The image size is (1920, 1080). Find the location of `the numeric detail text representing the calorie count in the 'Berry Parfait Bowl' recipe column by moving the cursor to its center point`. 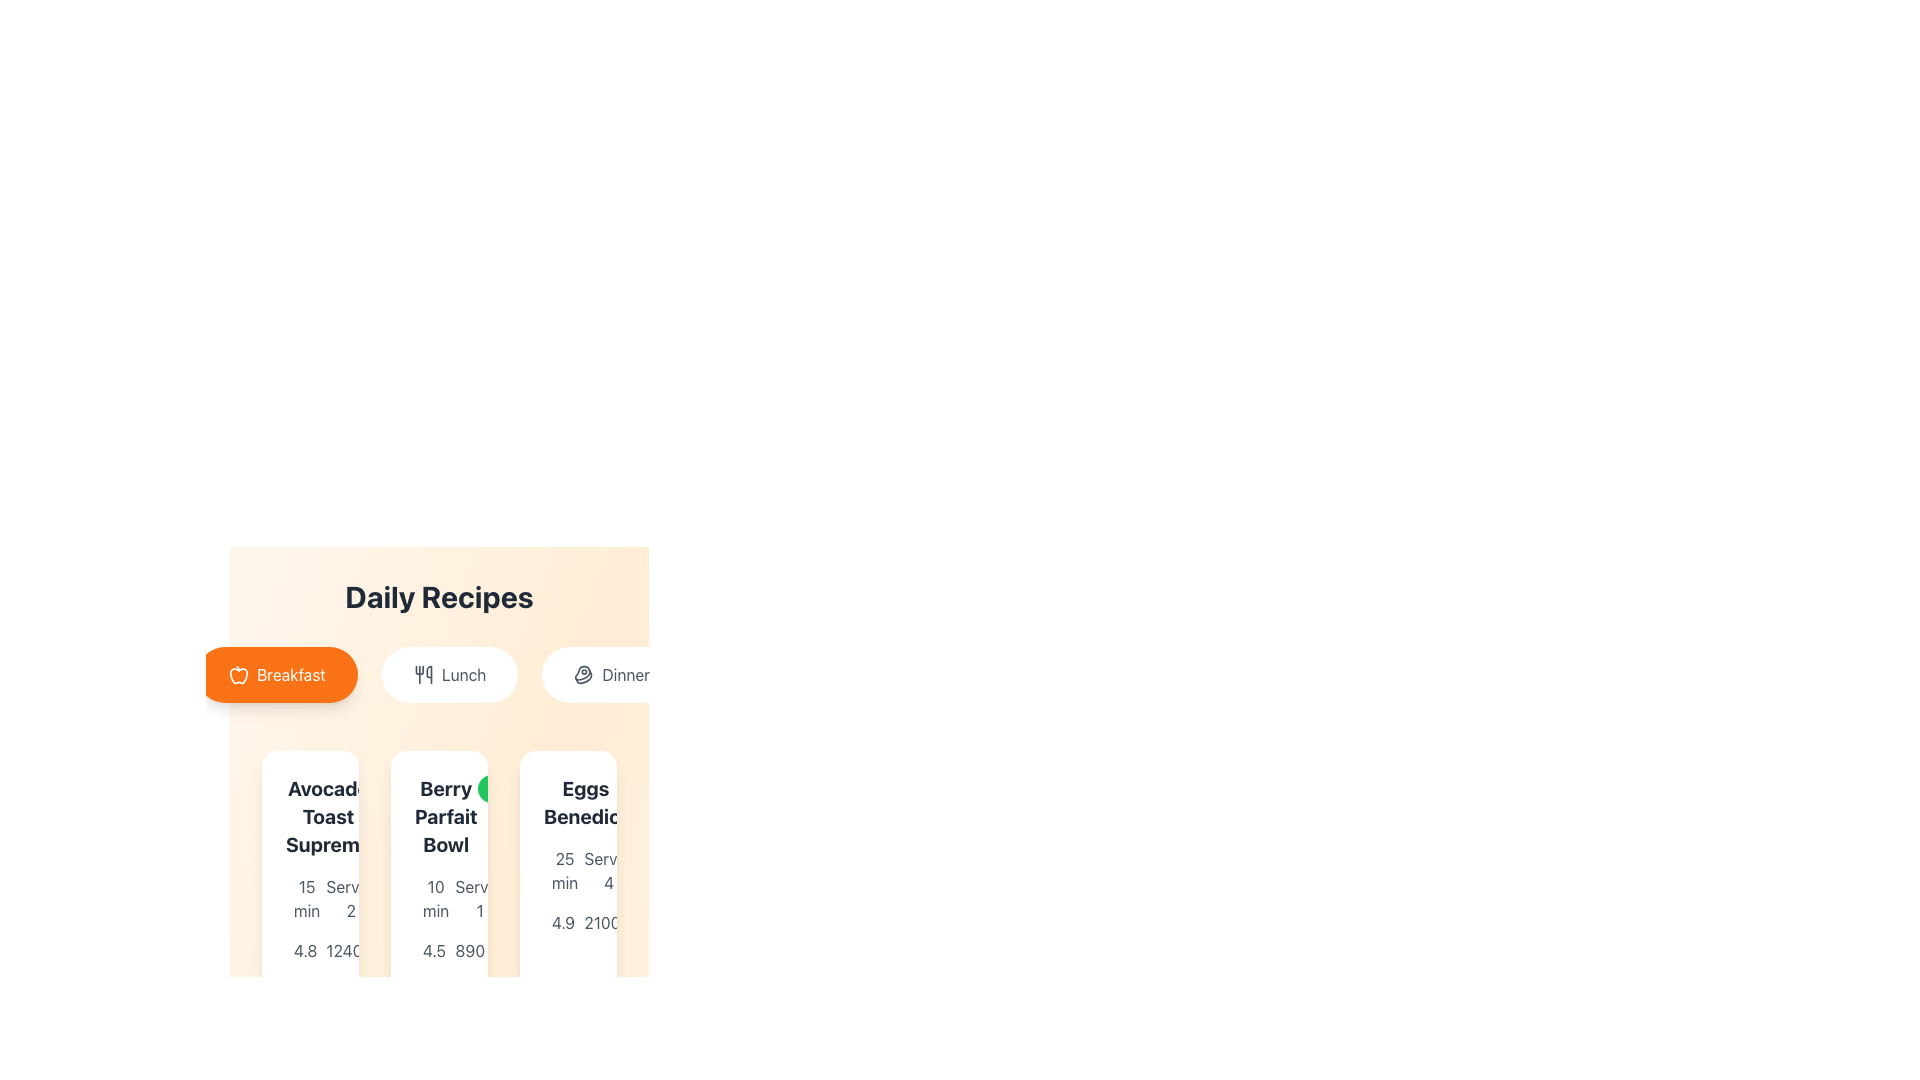

the numeric detail text representing the calorie count in the 'Berry Parfait Bowl' recipe column by moving the cursor to its center point is located at coordinates (469, 950).